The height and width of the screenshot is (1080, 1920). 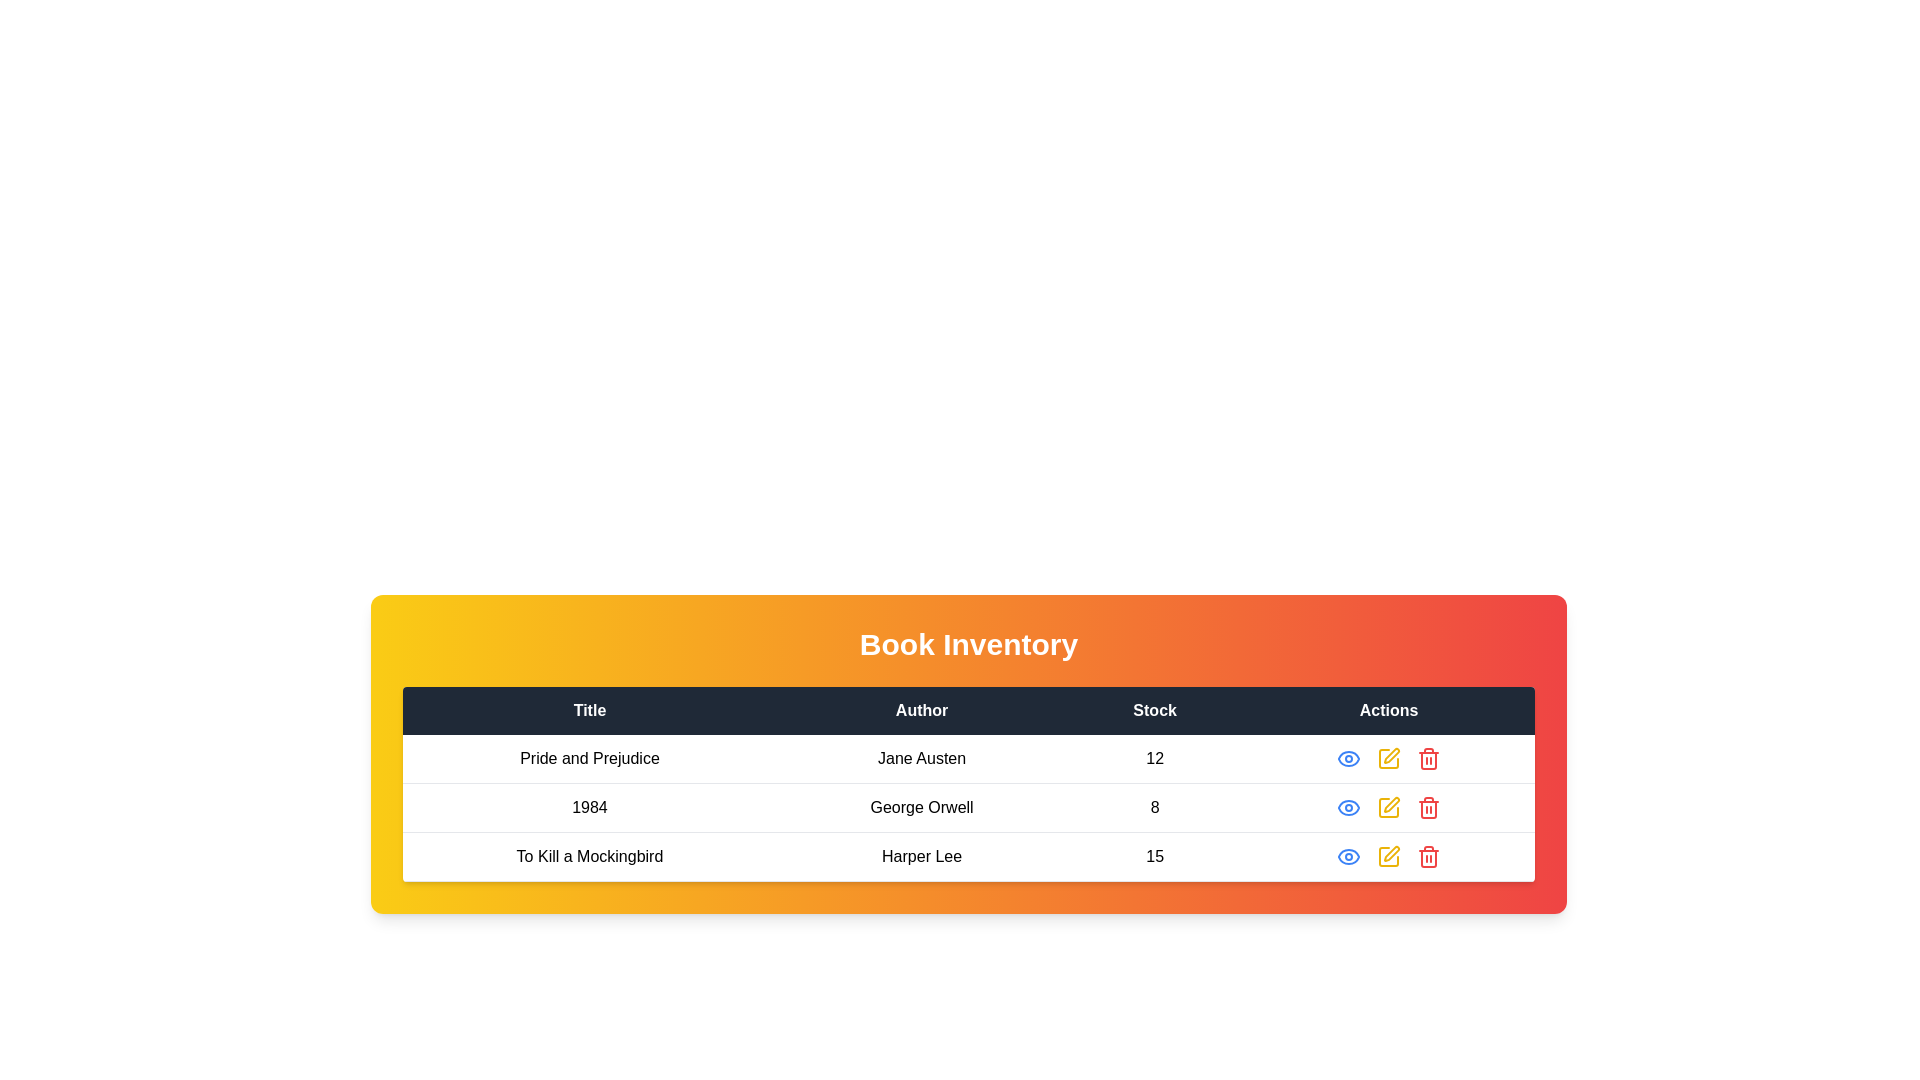 I want to click on the 'Title' text element in the table header, which is displayed in white on a dark blue background and is the first column header, so click(x=589, y=709).